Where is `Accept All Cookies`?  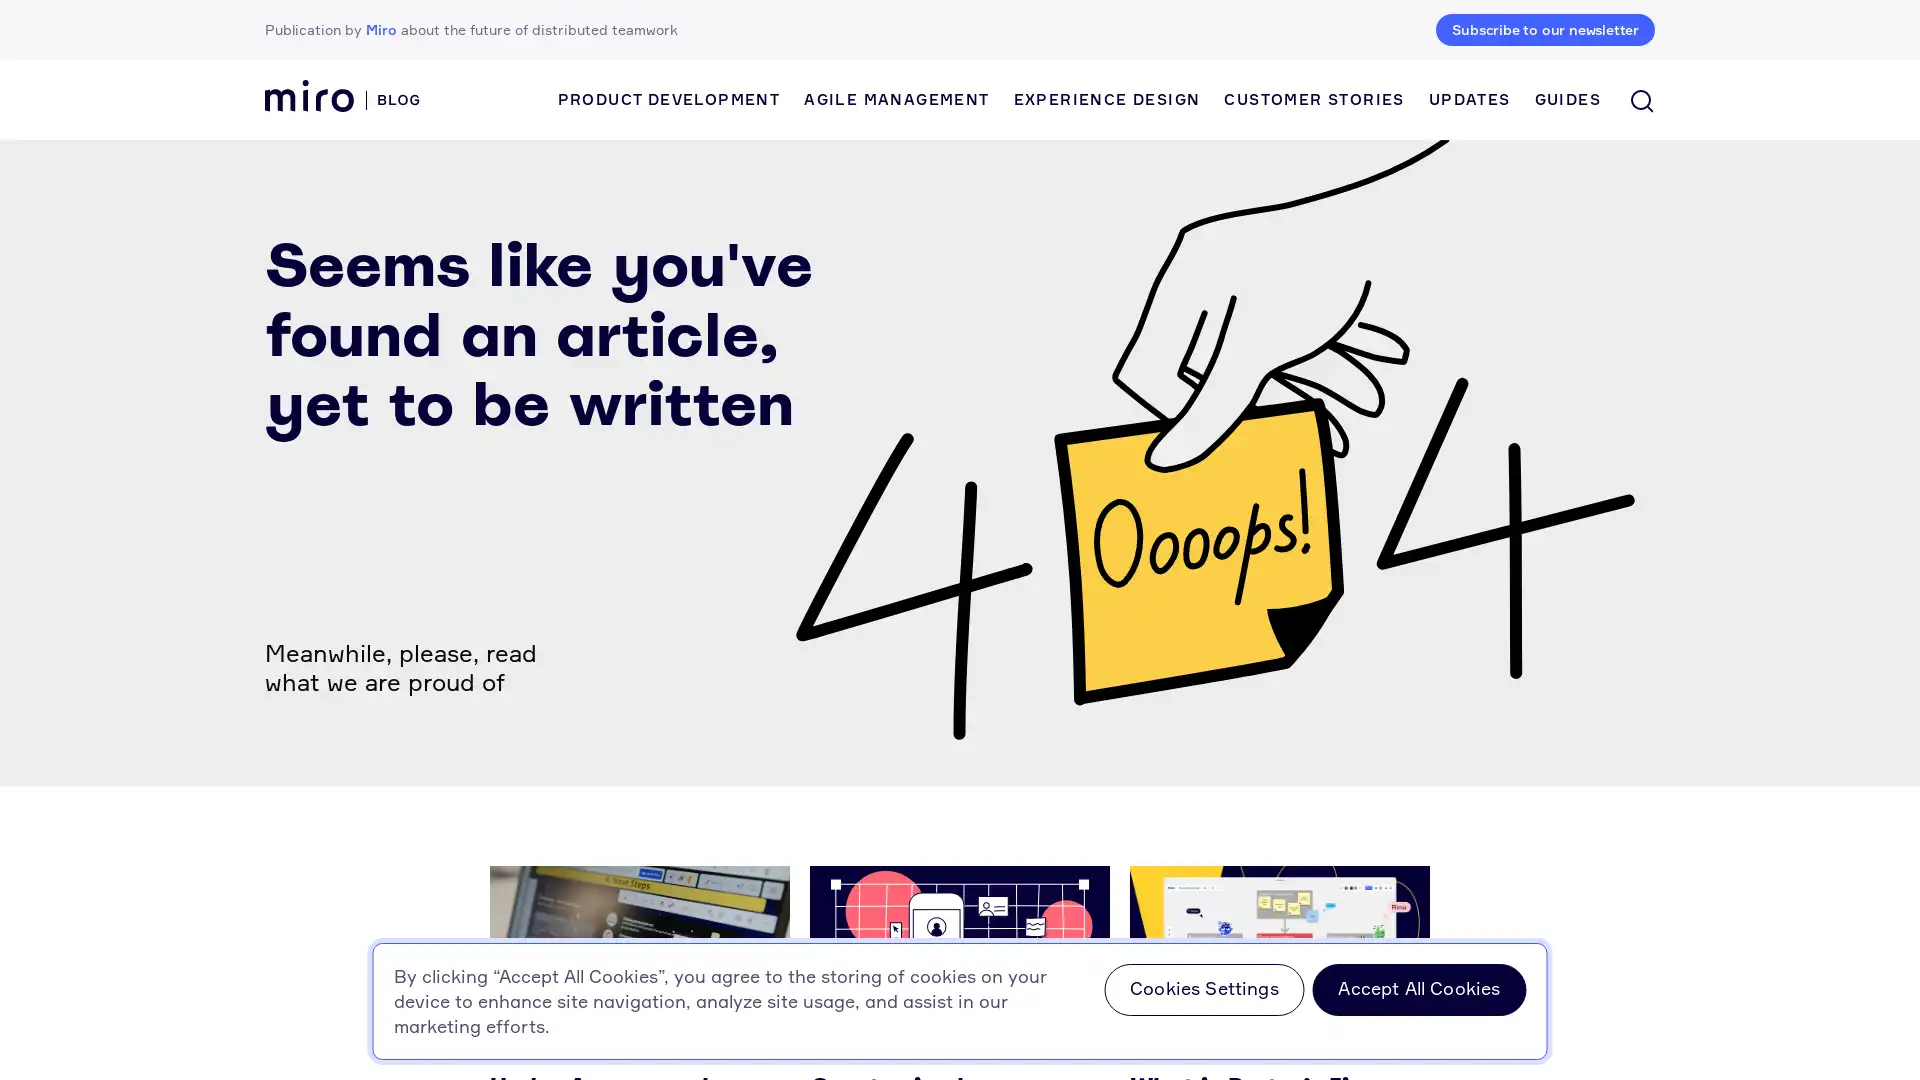
Accept All Cookies is located at coordinates (1418, 990).